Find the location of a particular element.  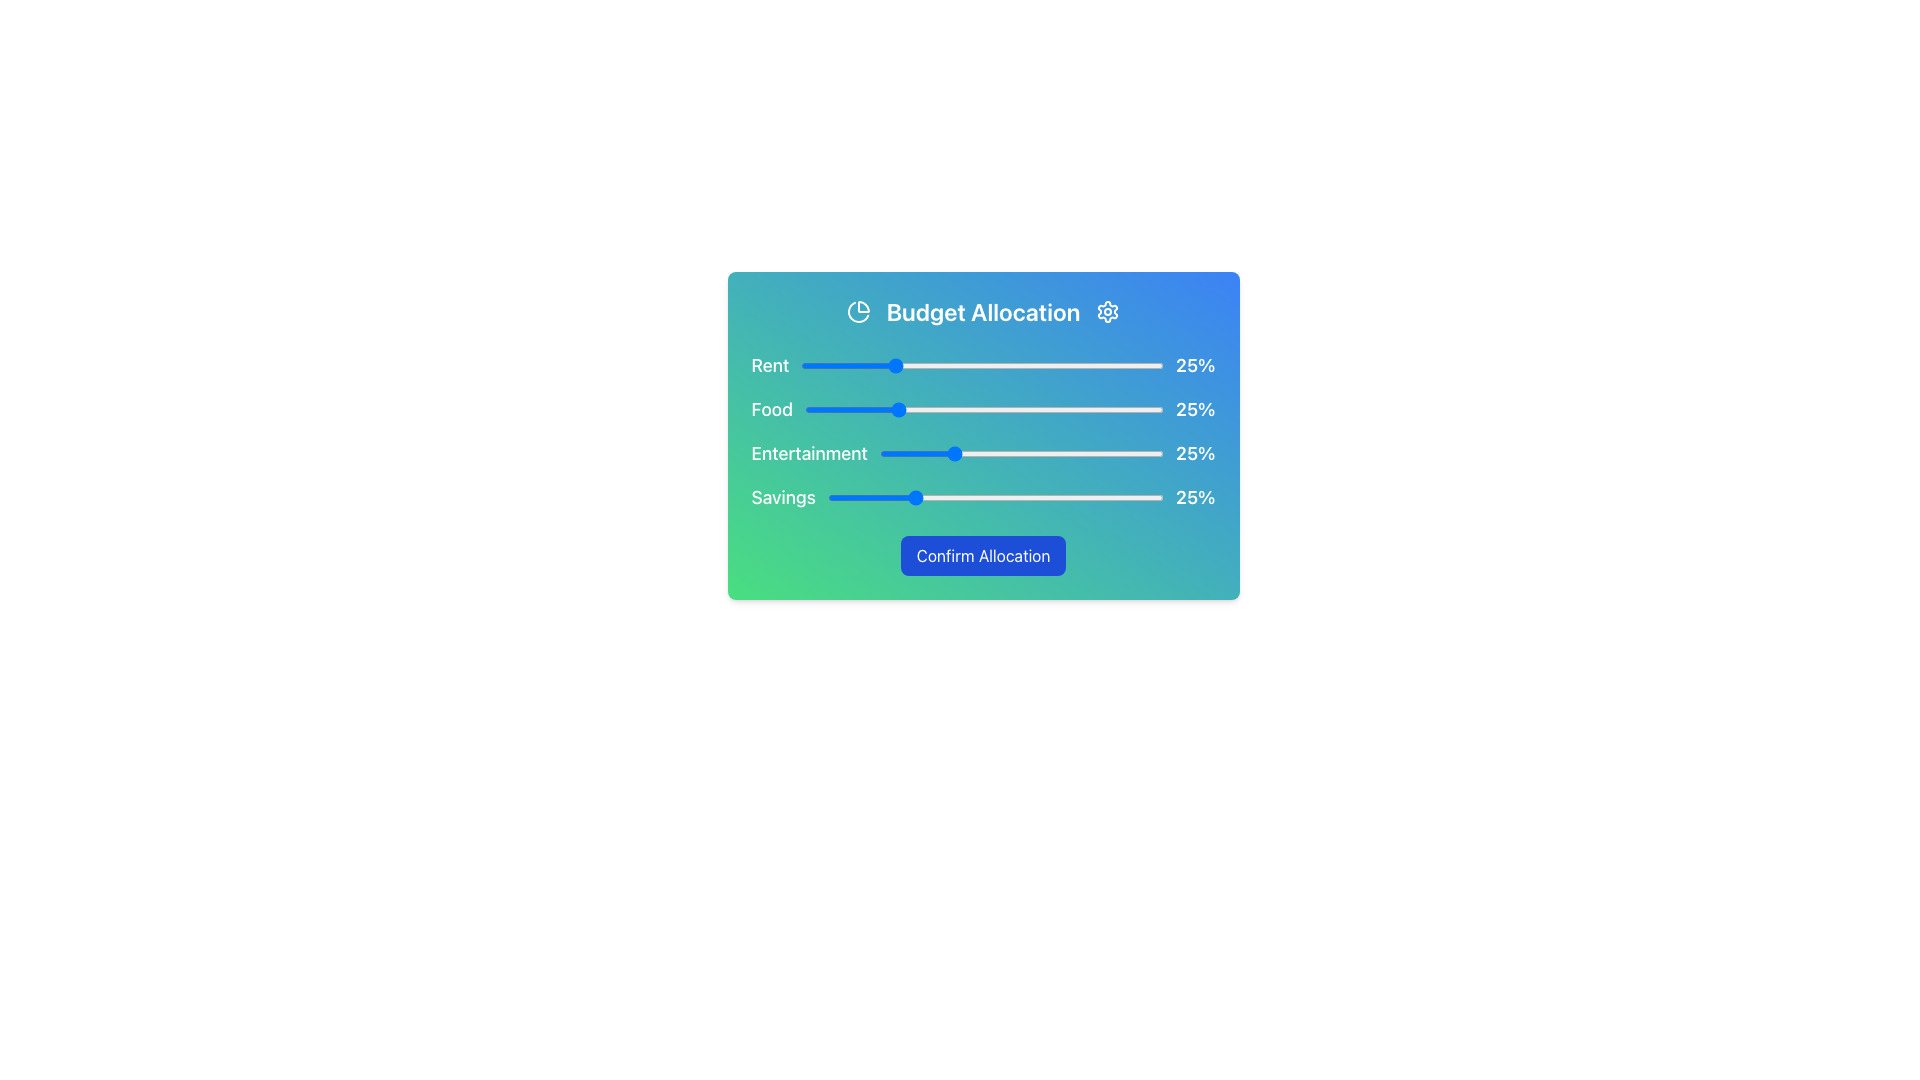

the Entertainment allocation is located at coordinates (982, 454).